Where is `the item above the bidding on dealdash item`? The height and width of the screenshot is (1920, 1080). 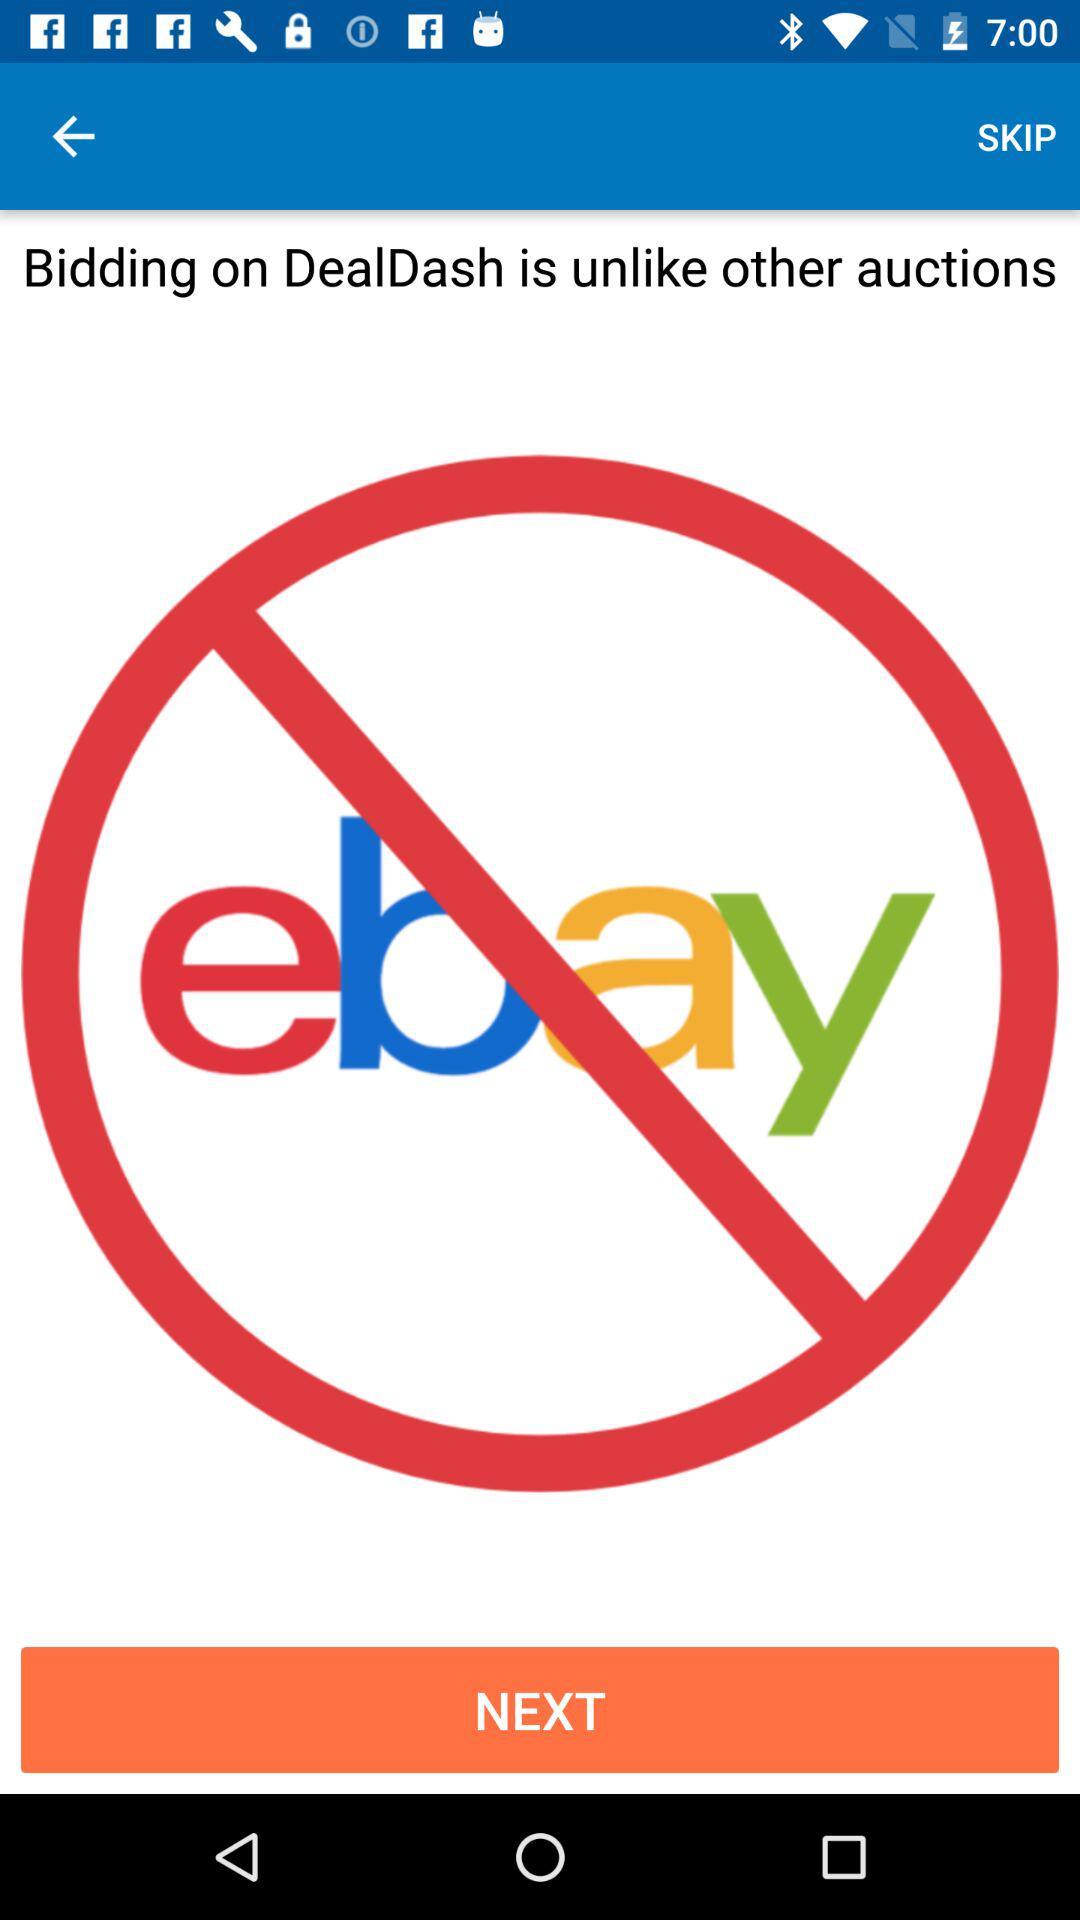
the item above the bidding on dealdash item is located at coordinates (72, 135).